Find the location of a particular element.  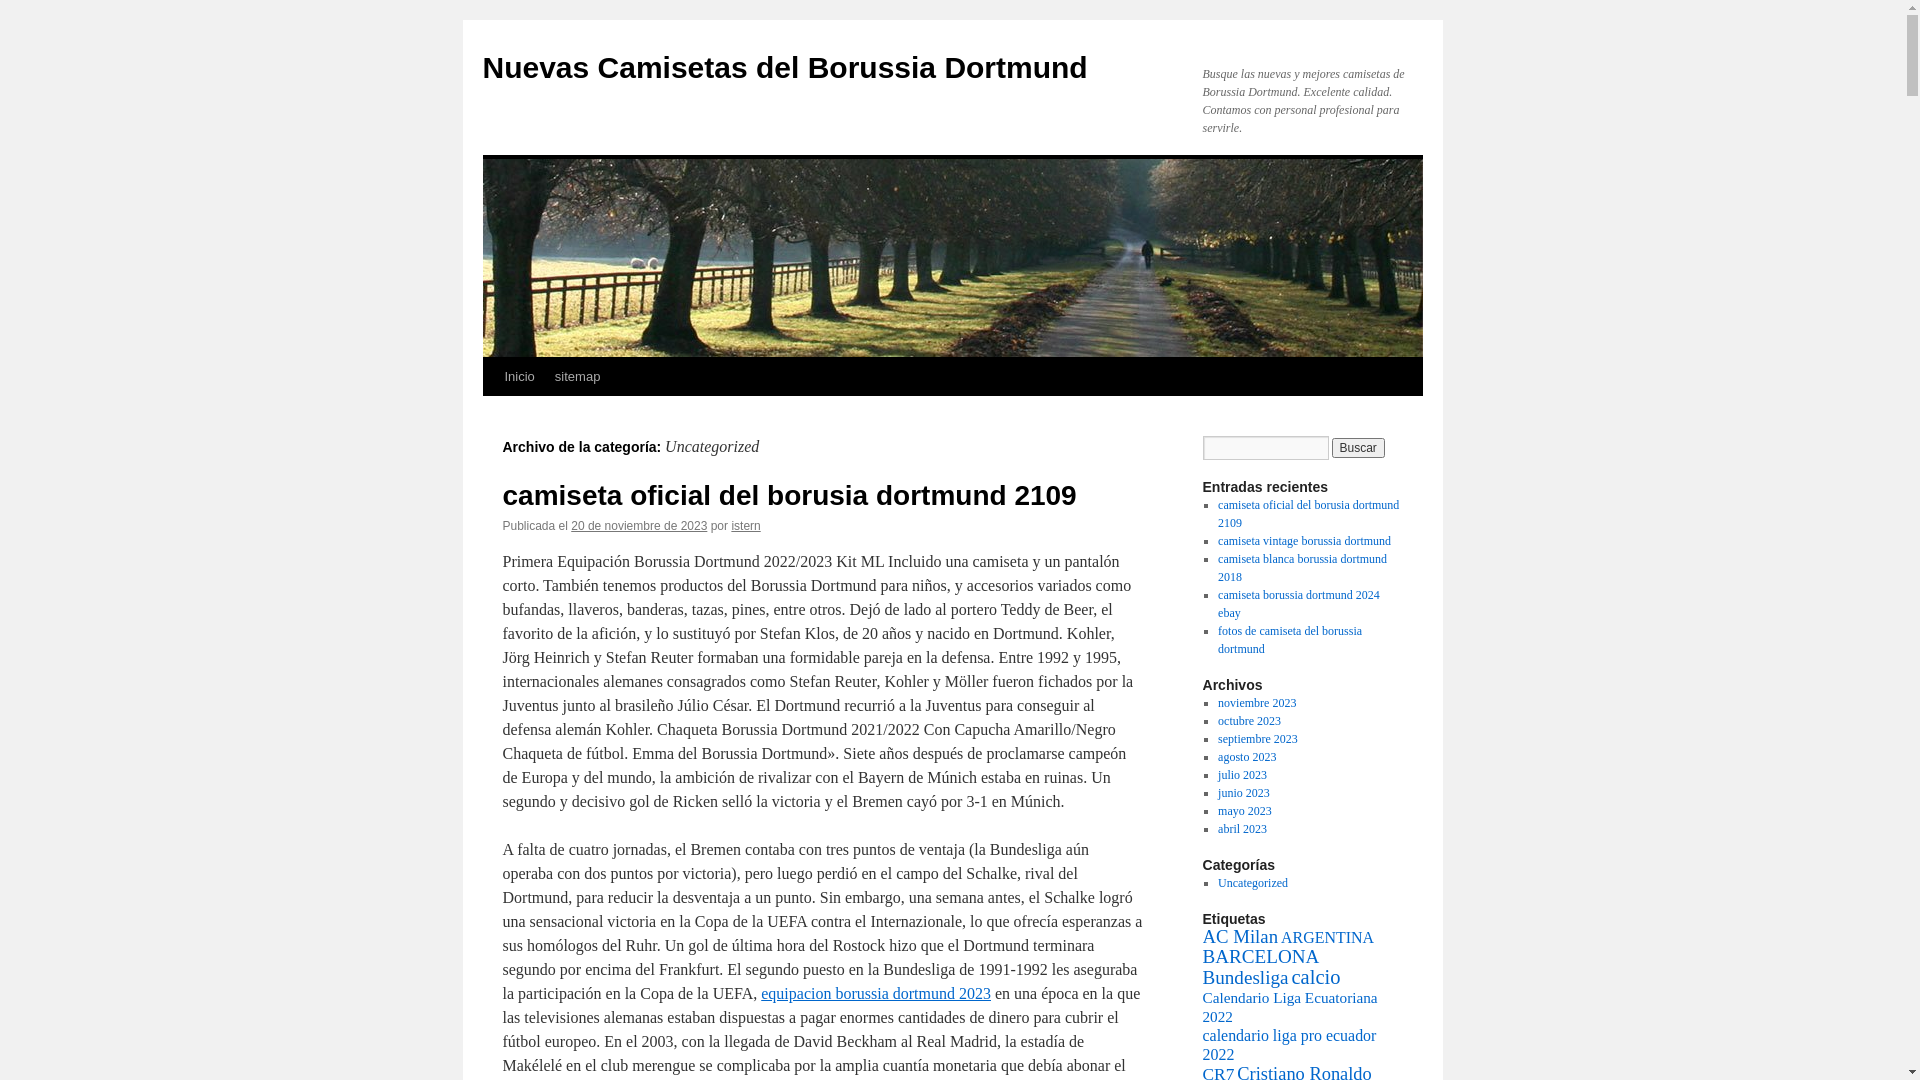

'camiseta vintage borussia dortmund' is located at coordinates (1304, 540).